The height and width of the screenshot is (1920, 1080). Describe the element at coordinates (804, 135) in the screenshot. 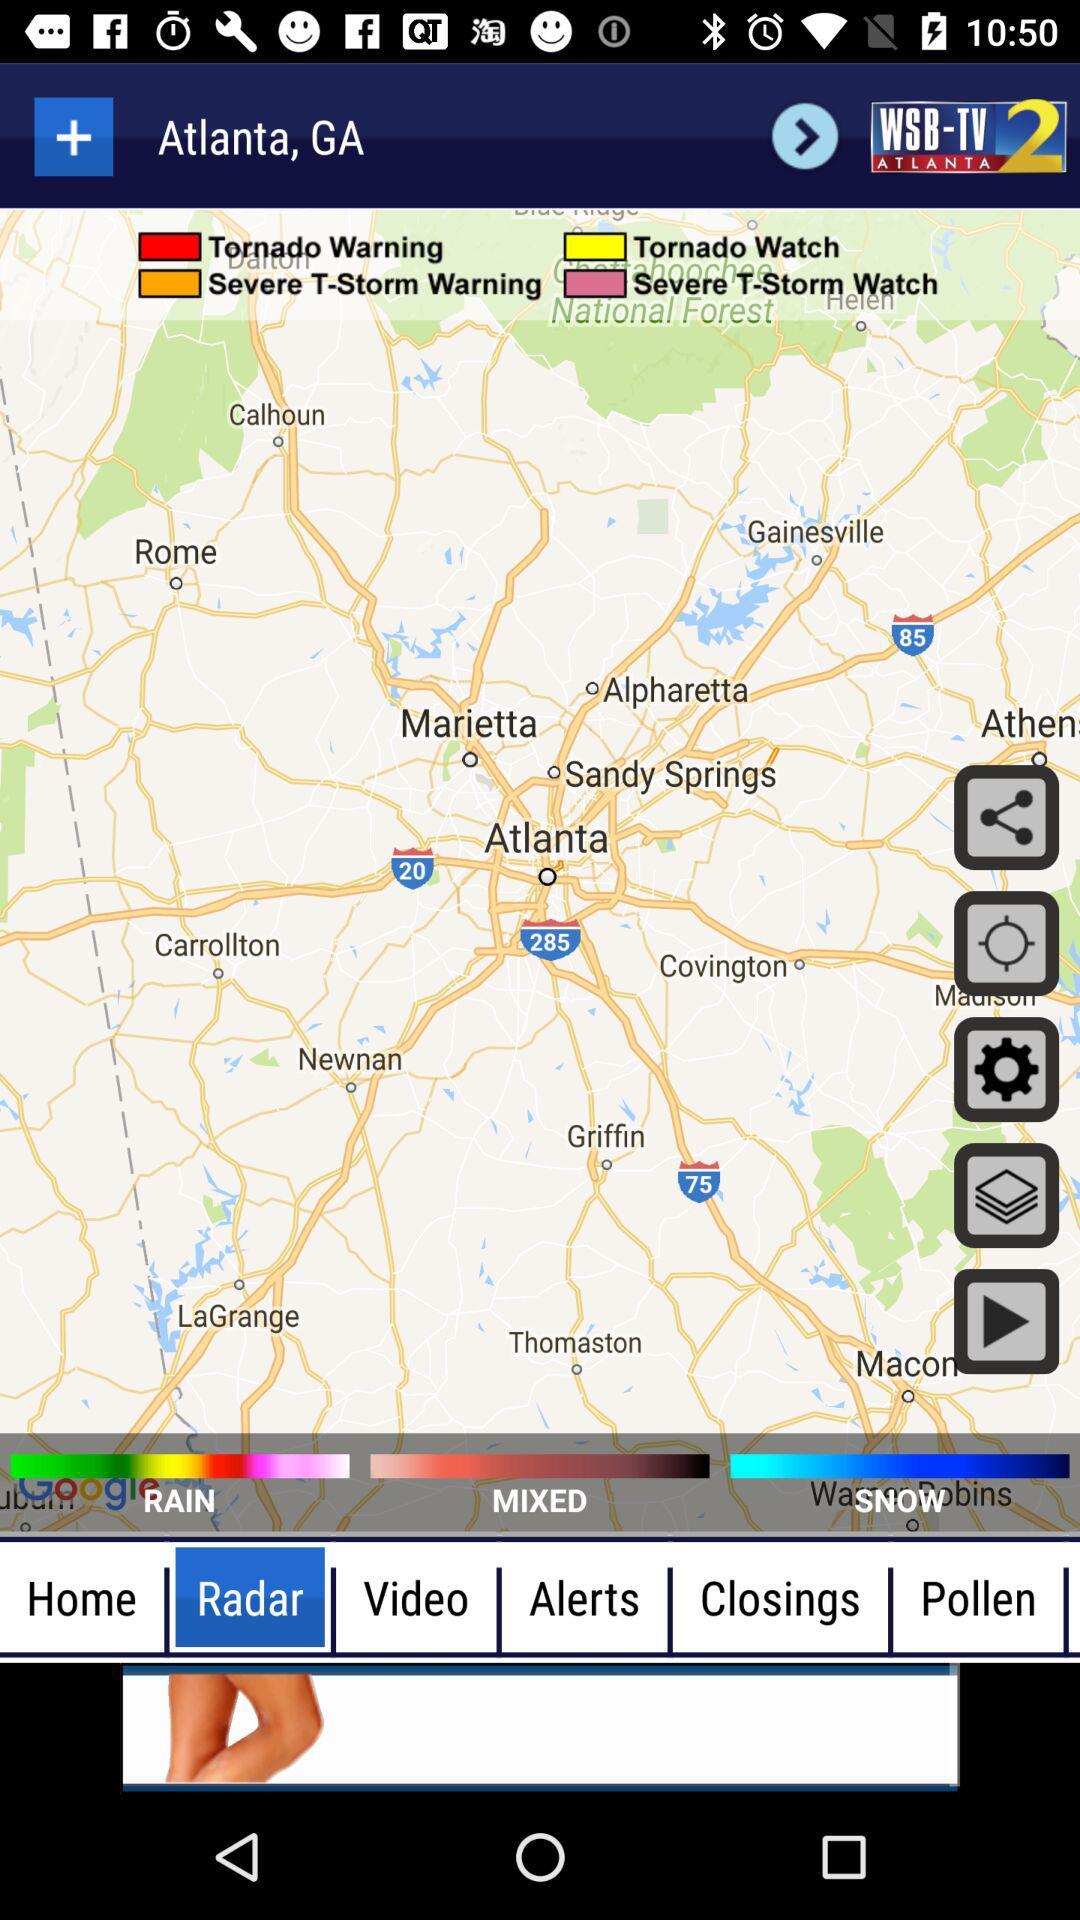

I see `the arrow_forward icon` at that location.